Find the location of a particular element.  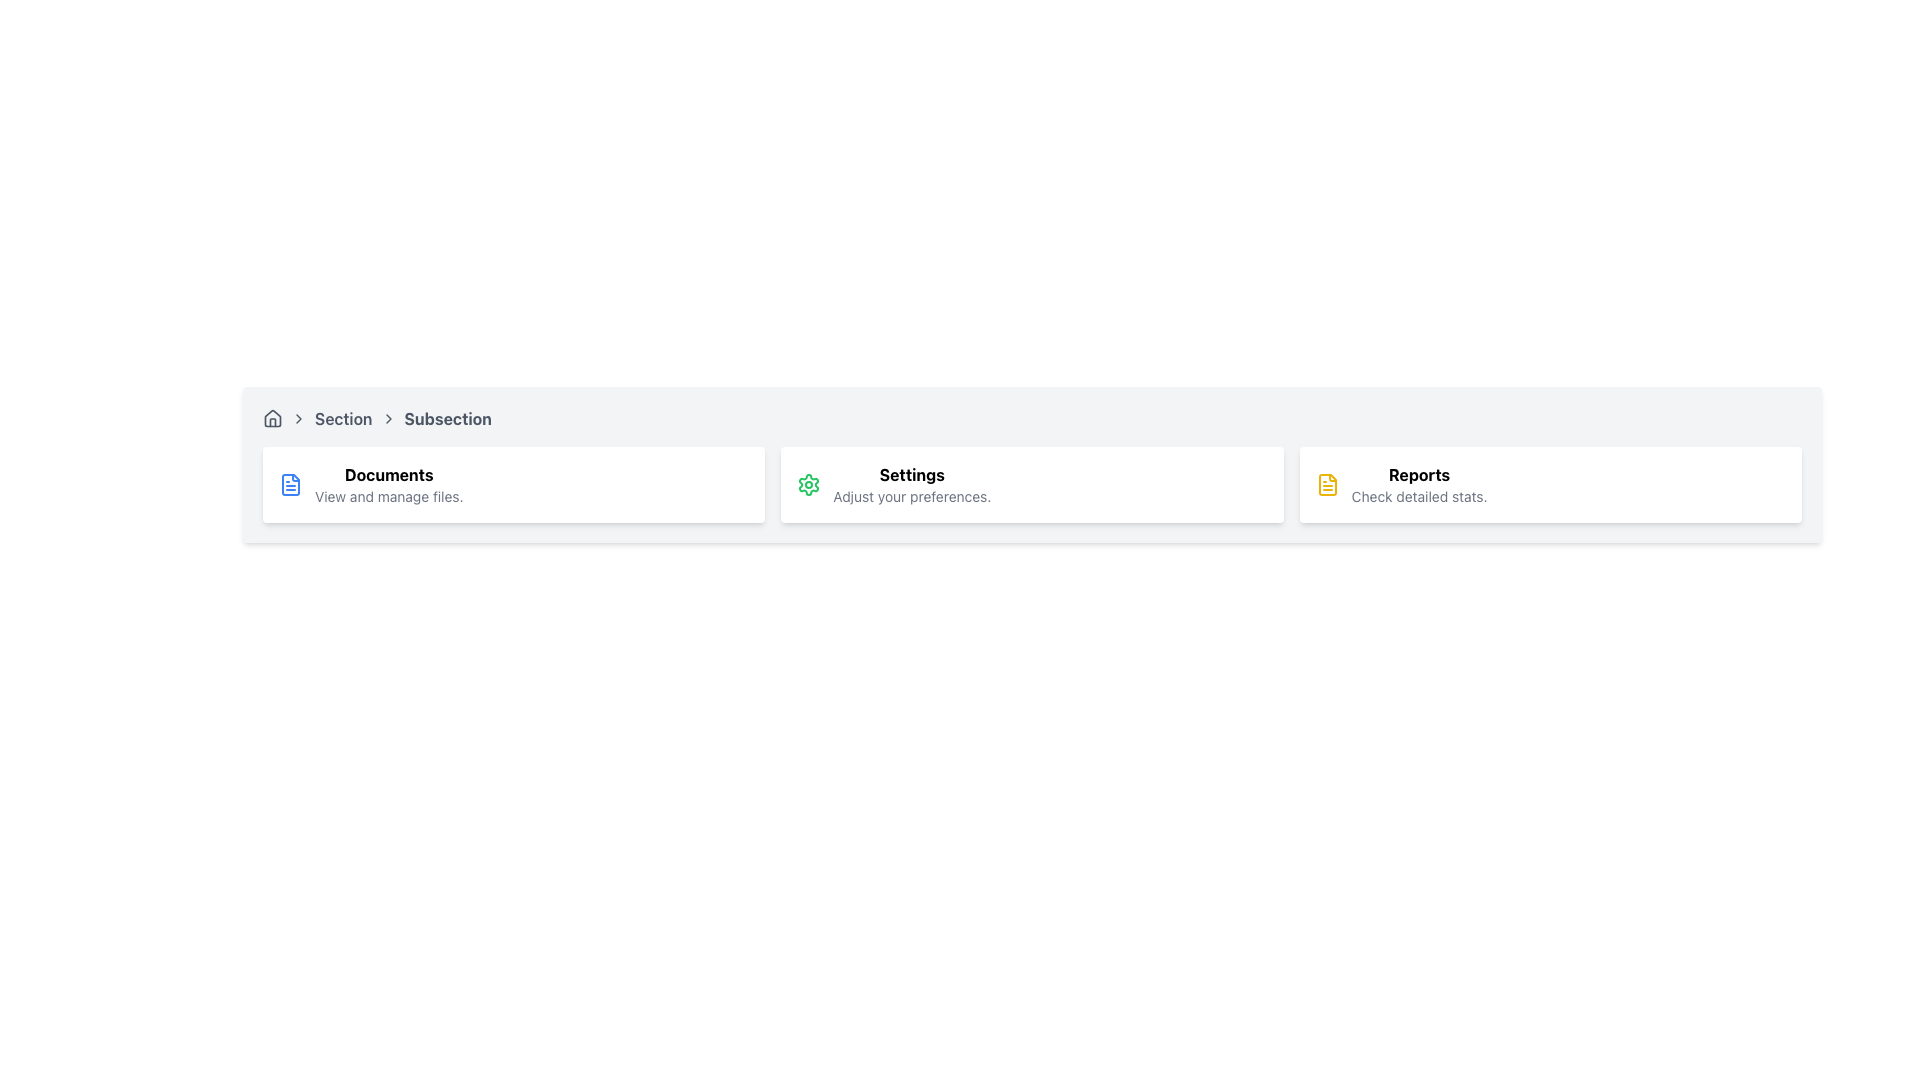

the yellow document icon located within the 'Reports' button on the right-hand side of the interface is located at coordinates (1327, 485).